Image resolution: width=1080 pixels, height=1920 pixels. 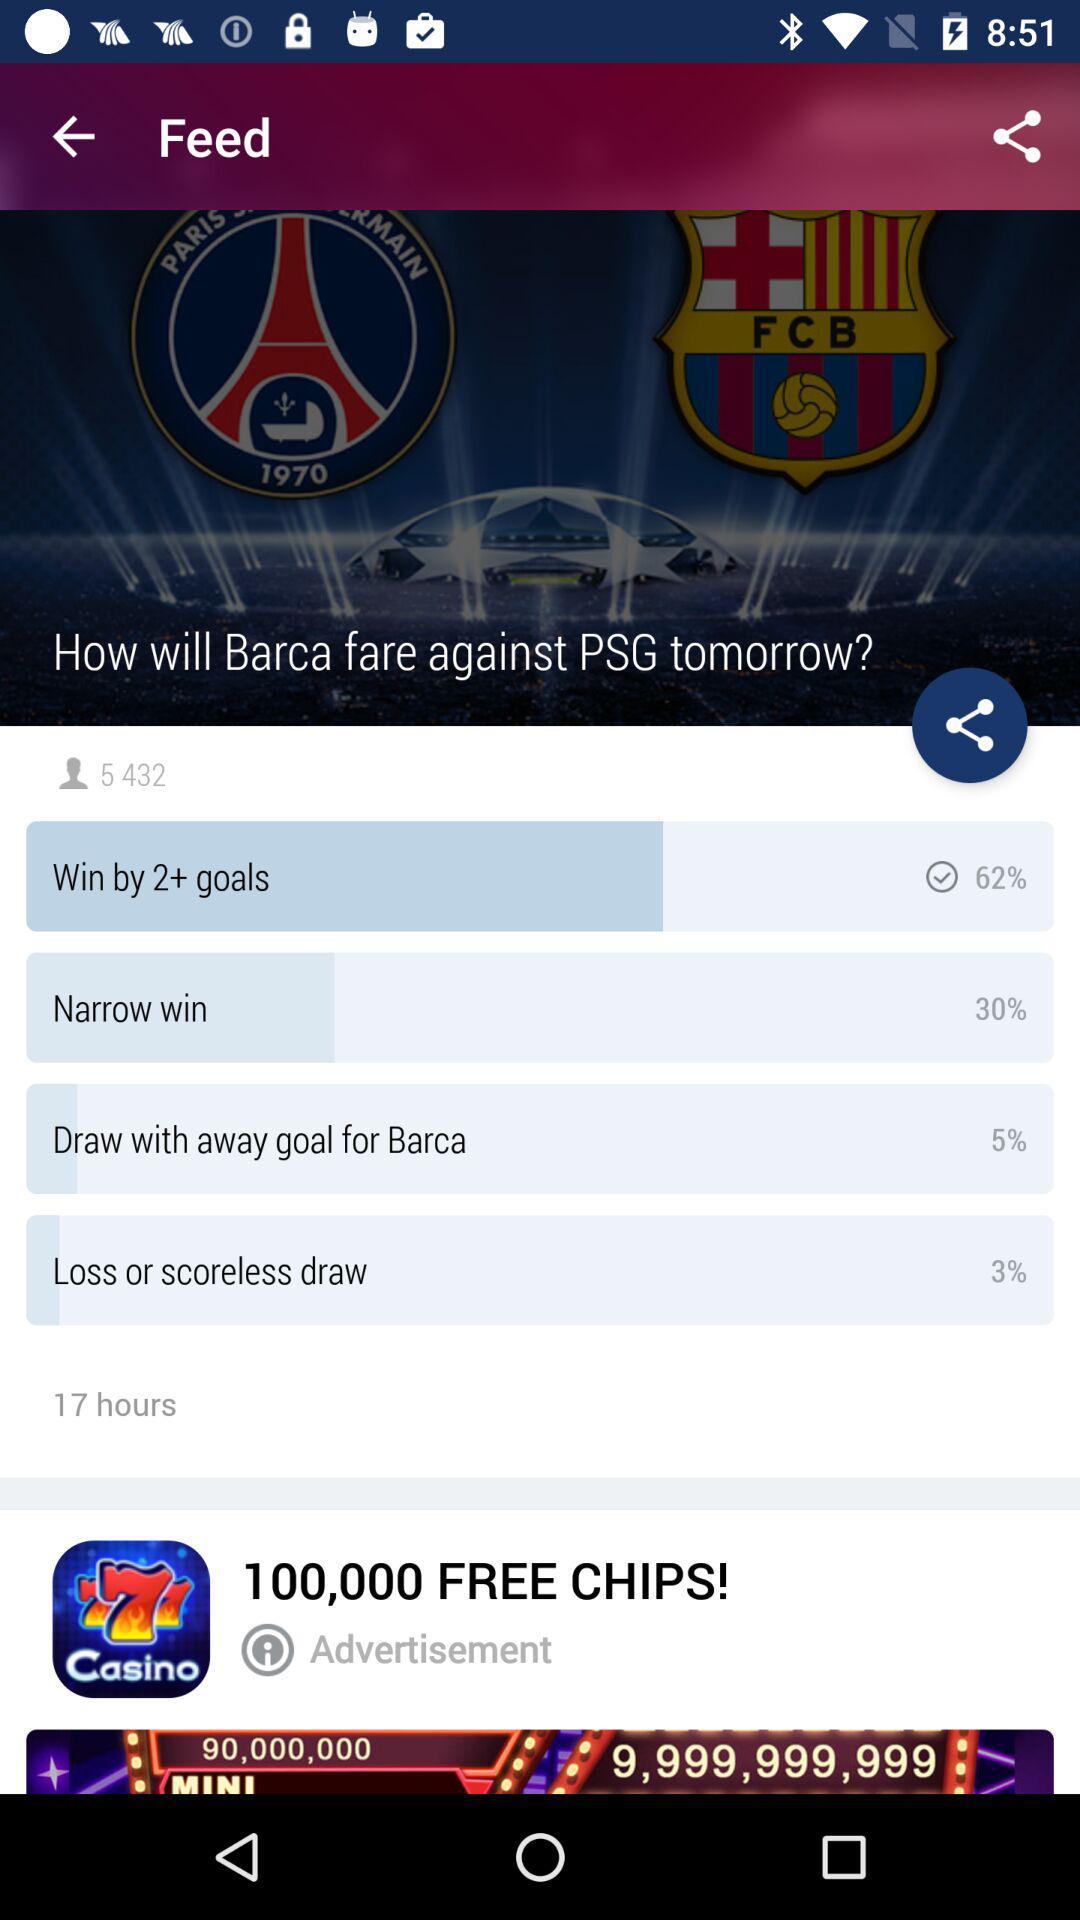 I want to click on the 100 000 free, so click(x=485, y=1578).